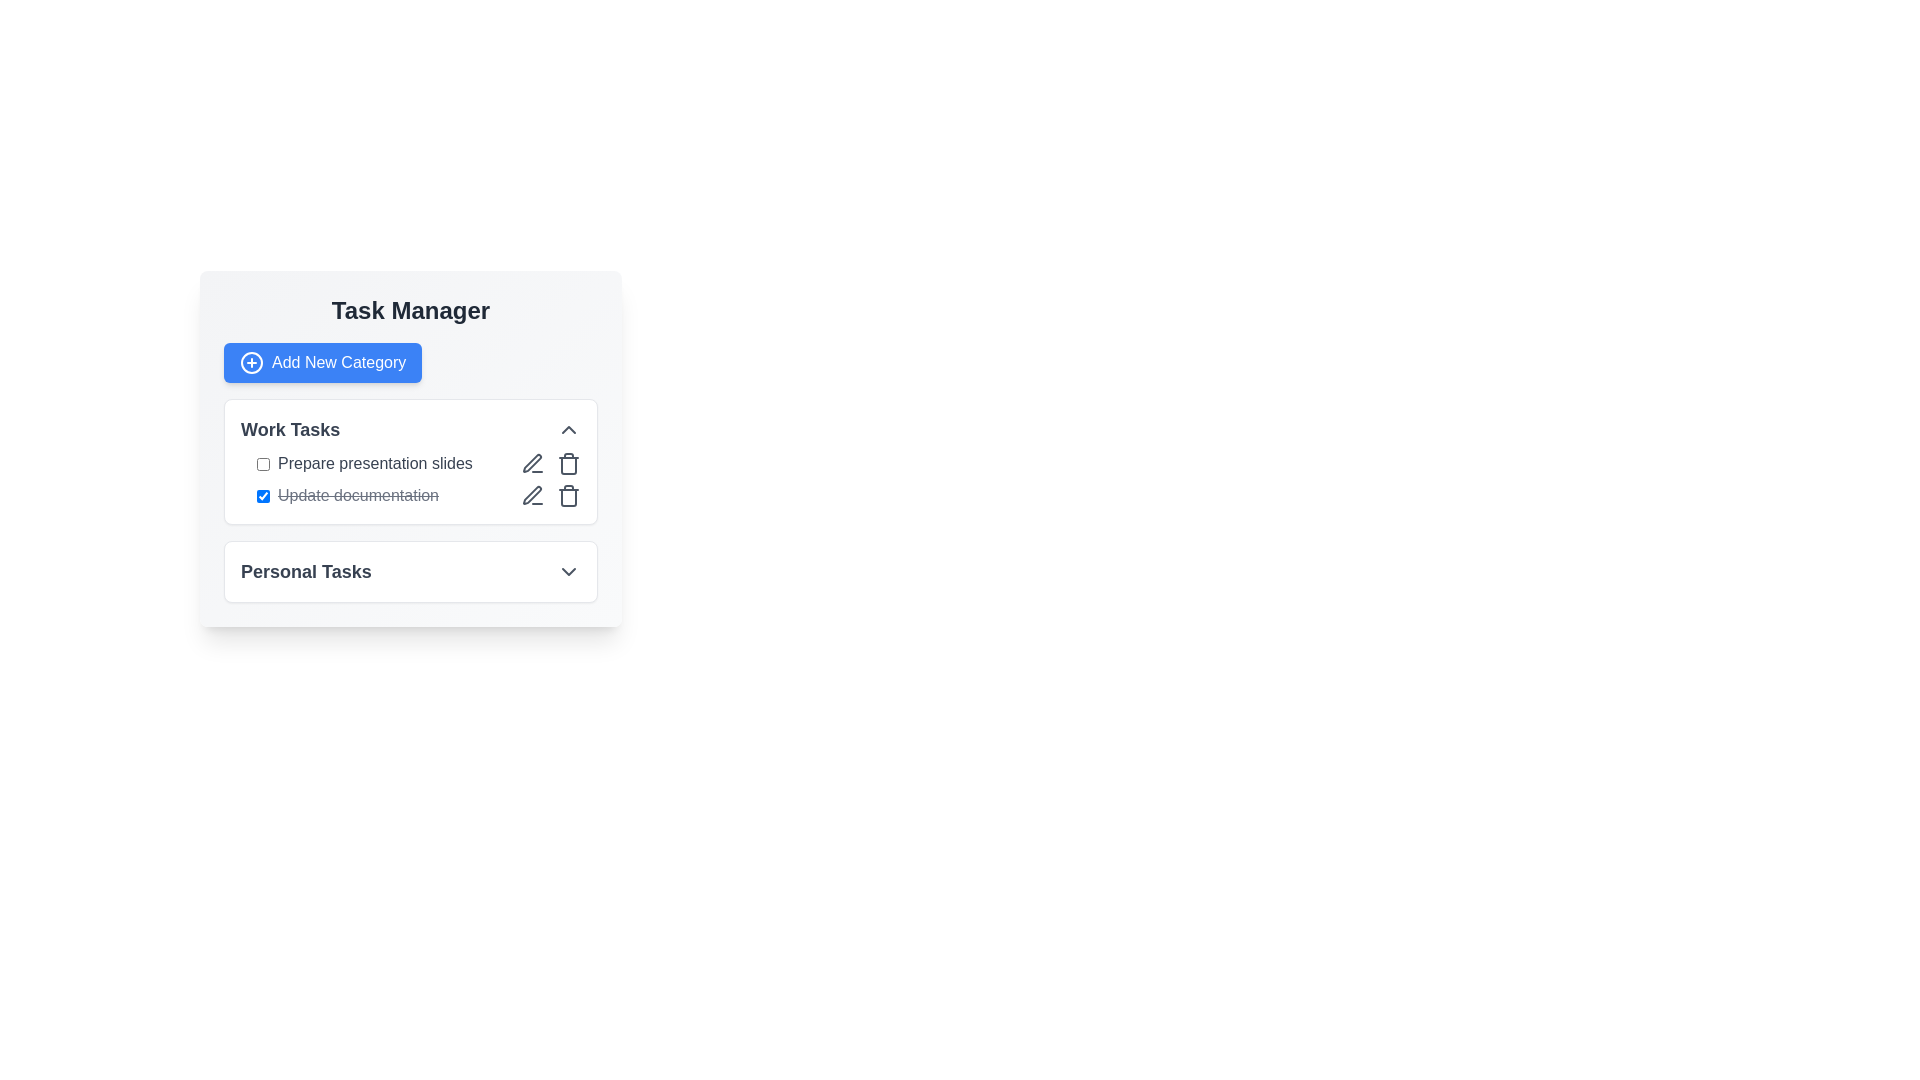  What do you see at coordinates (262, 463) in the screenshot?
I see `the checkbox associated with the task 'Prepare presentation slides'` at bounding box center [262, 463].